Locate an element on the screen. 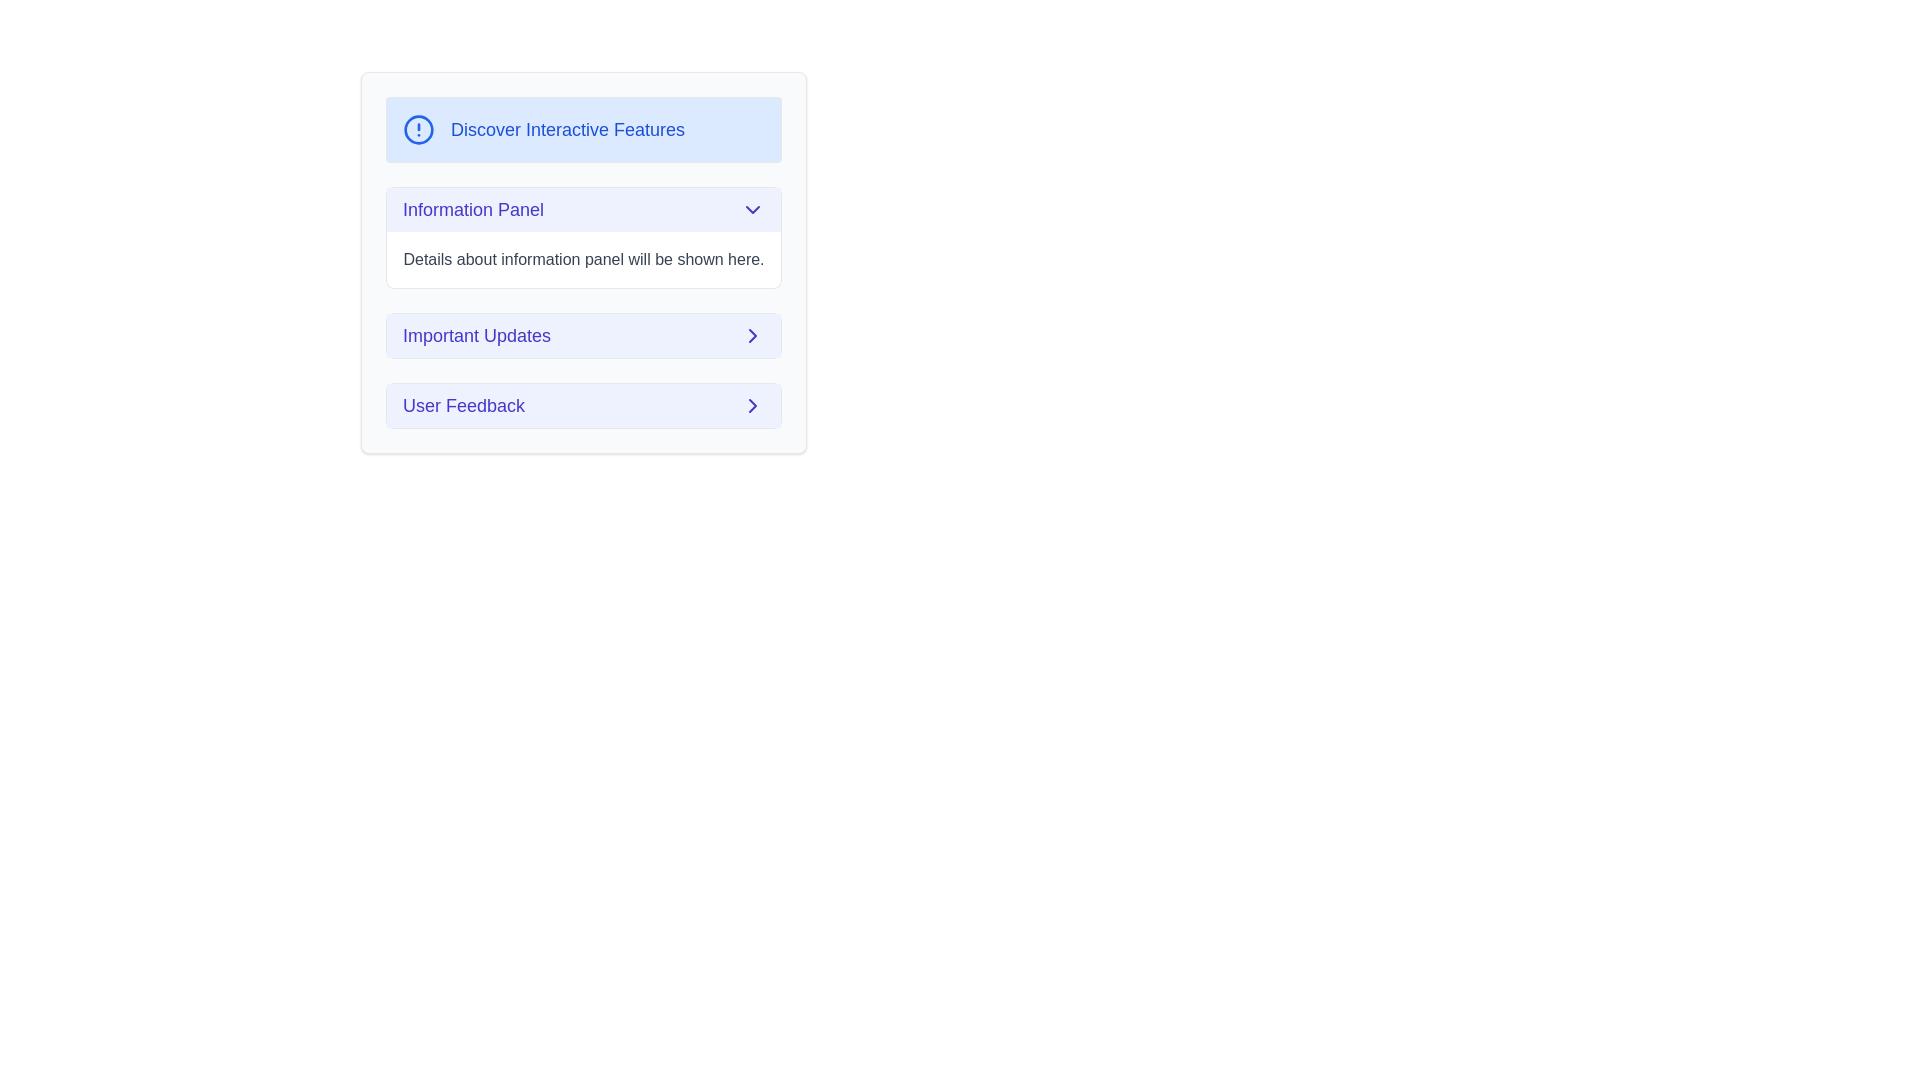 Image resolution: width=1920 pixels, height=1080 pixels. the Informational banner or header that has a light blue background with rounded corners and contains the text 'Discover Interactive Features' is located at coordinates (583, 130).